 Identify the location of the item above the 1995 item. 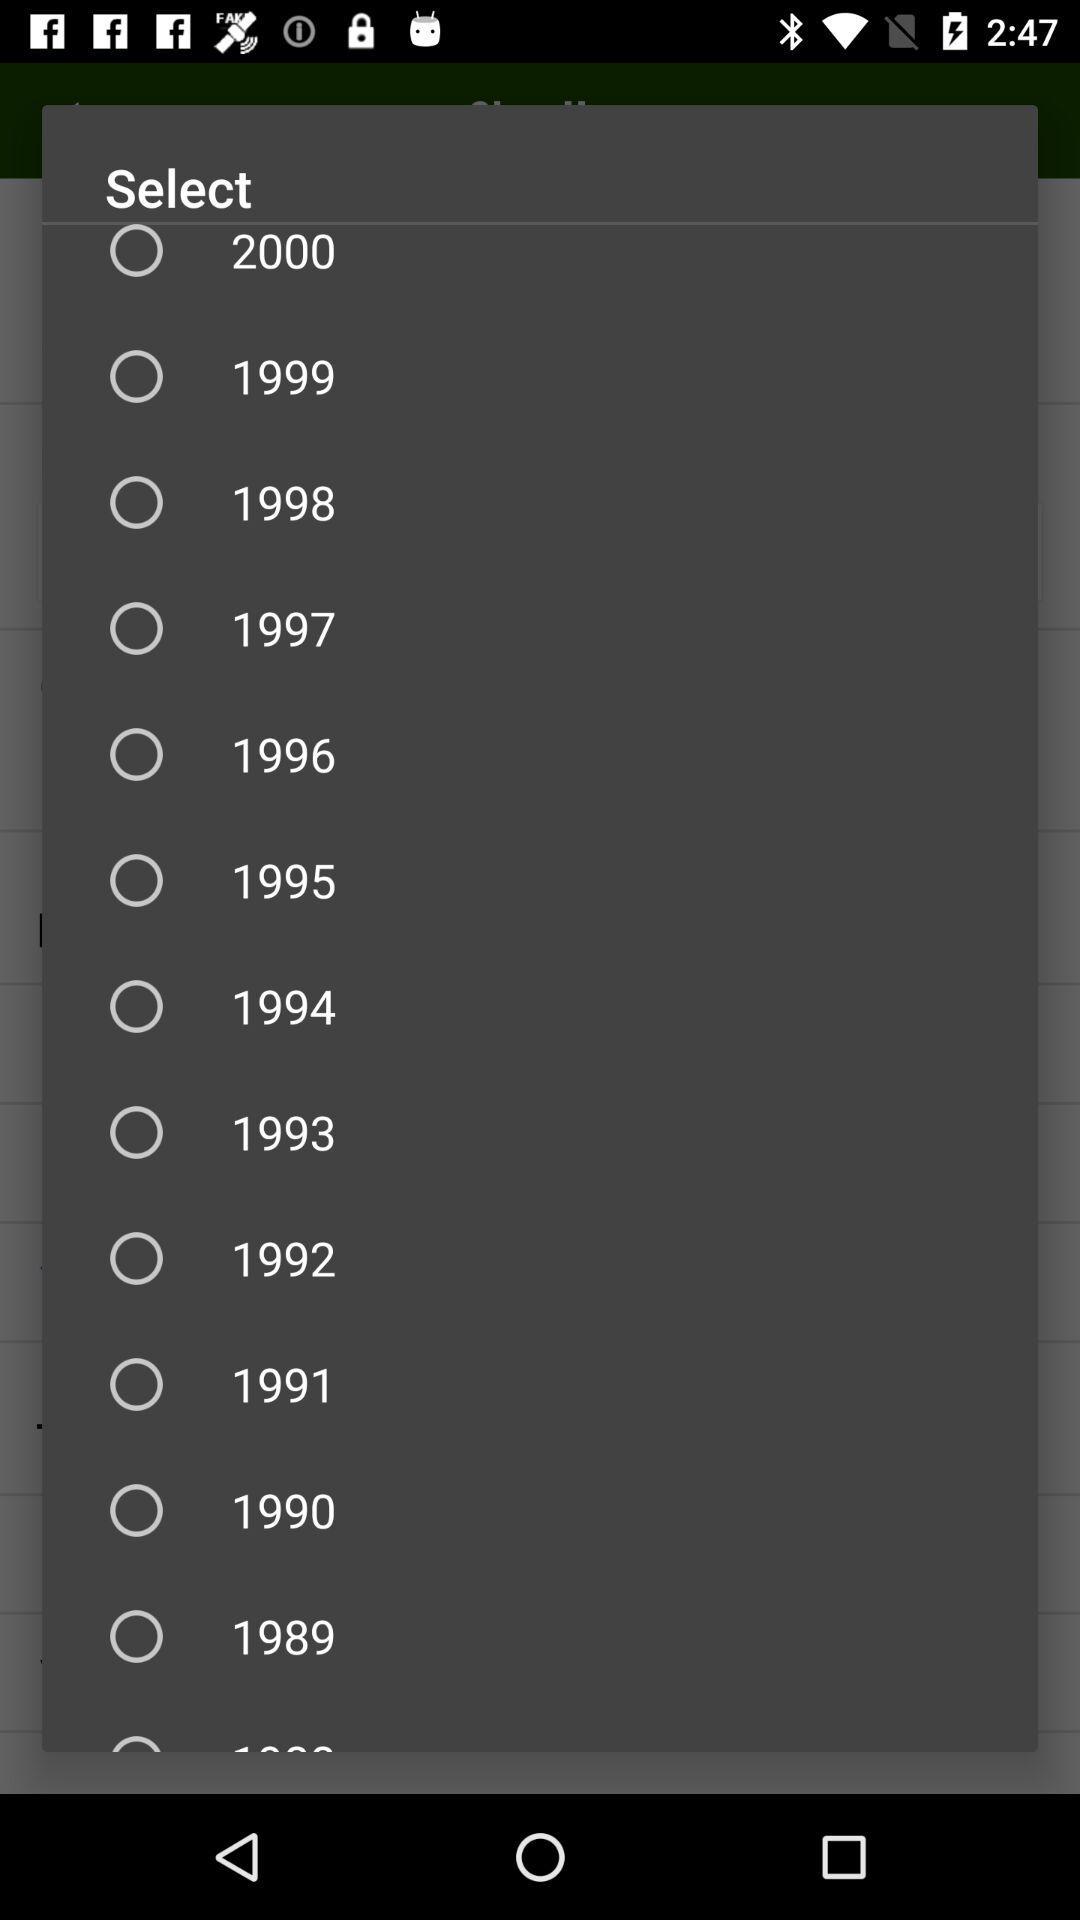
(540, 753).